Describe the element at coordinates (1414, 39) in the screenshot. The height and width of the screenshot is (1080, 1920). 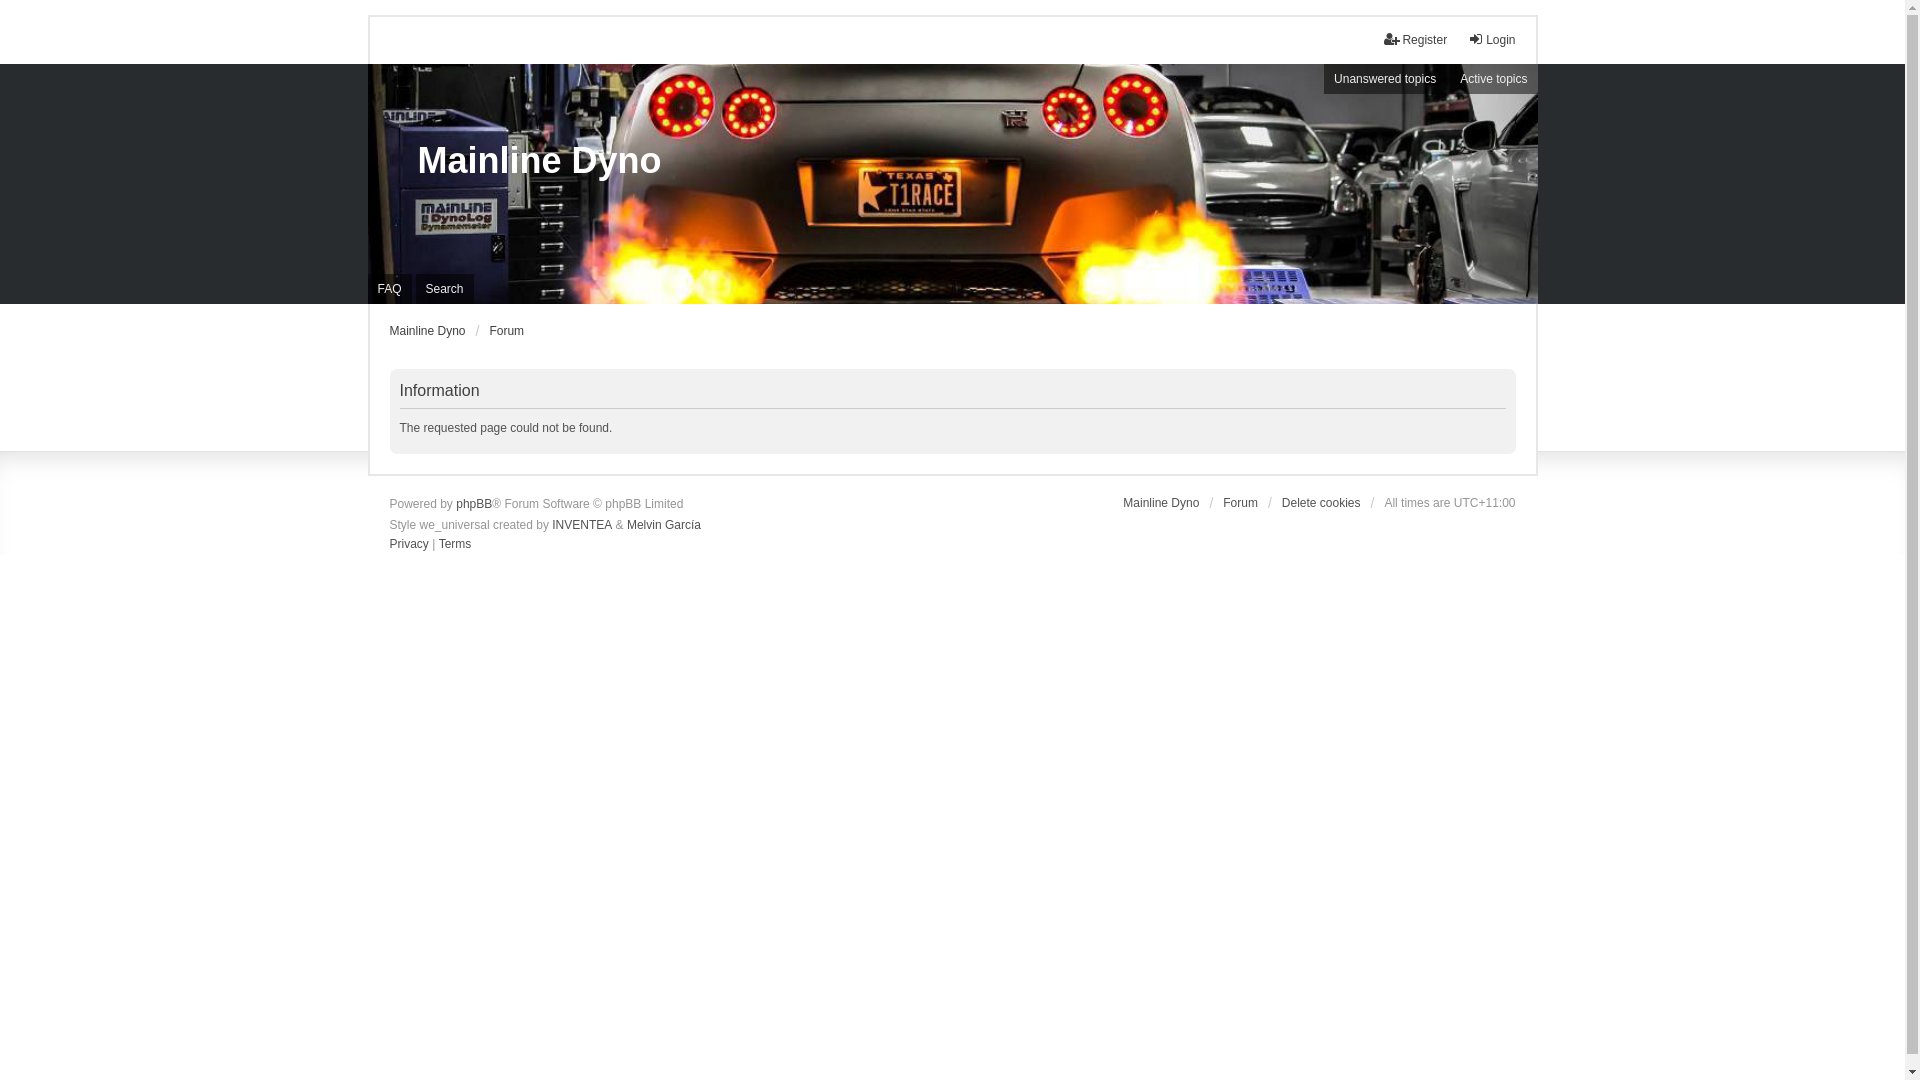
I see `'Register'` at that location.